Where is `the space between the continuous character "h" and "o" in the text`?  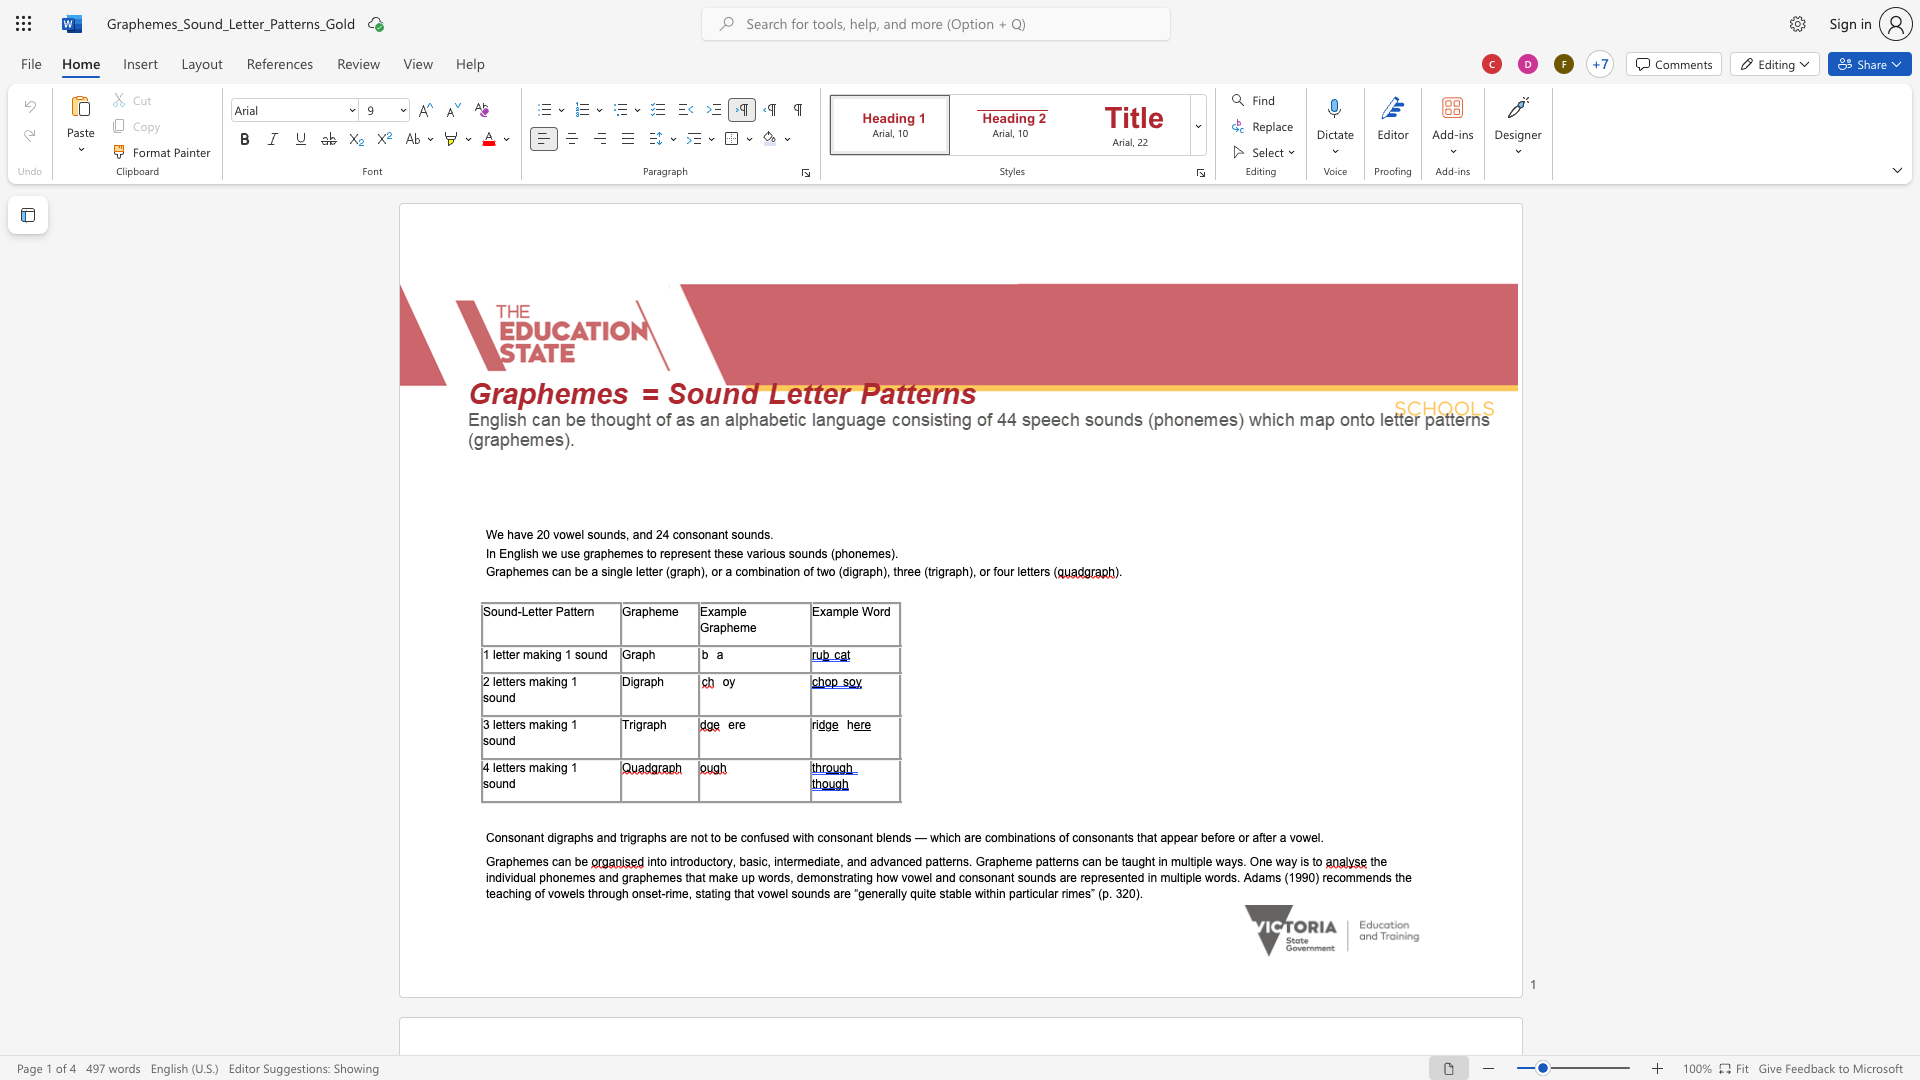 the space between the continuous character "h" and "o" in the text is located at coordinates (848, 553).